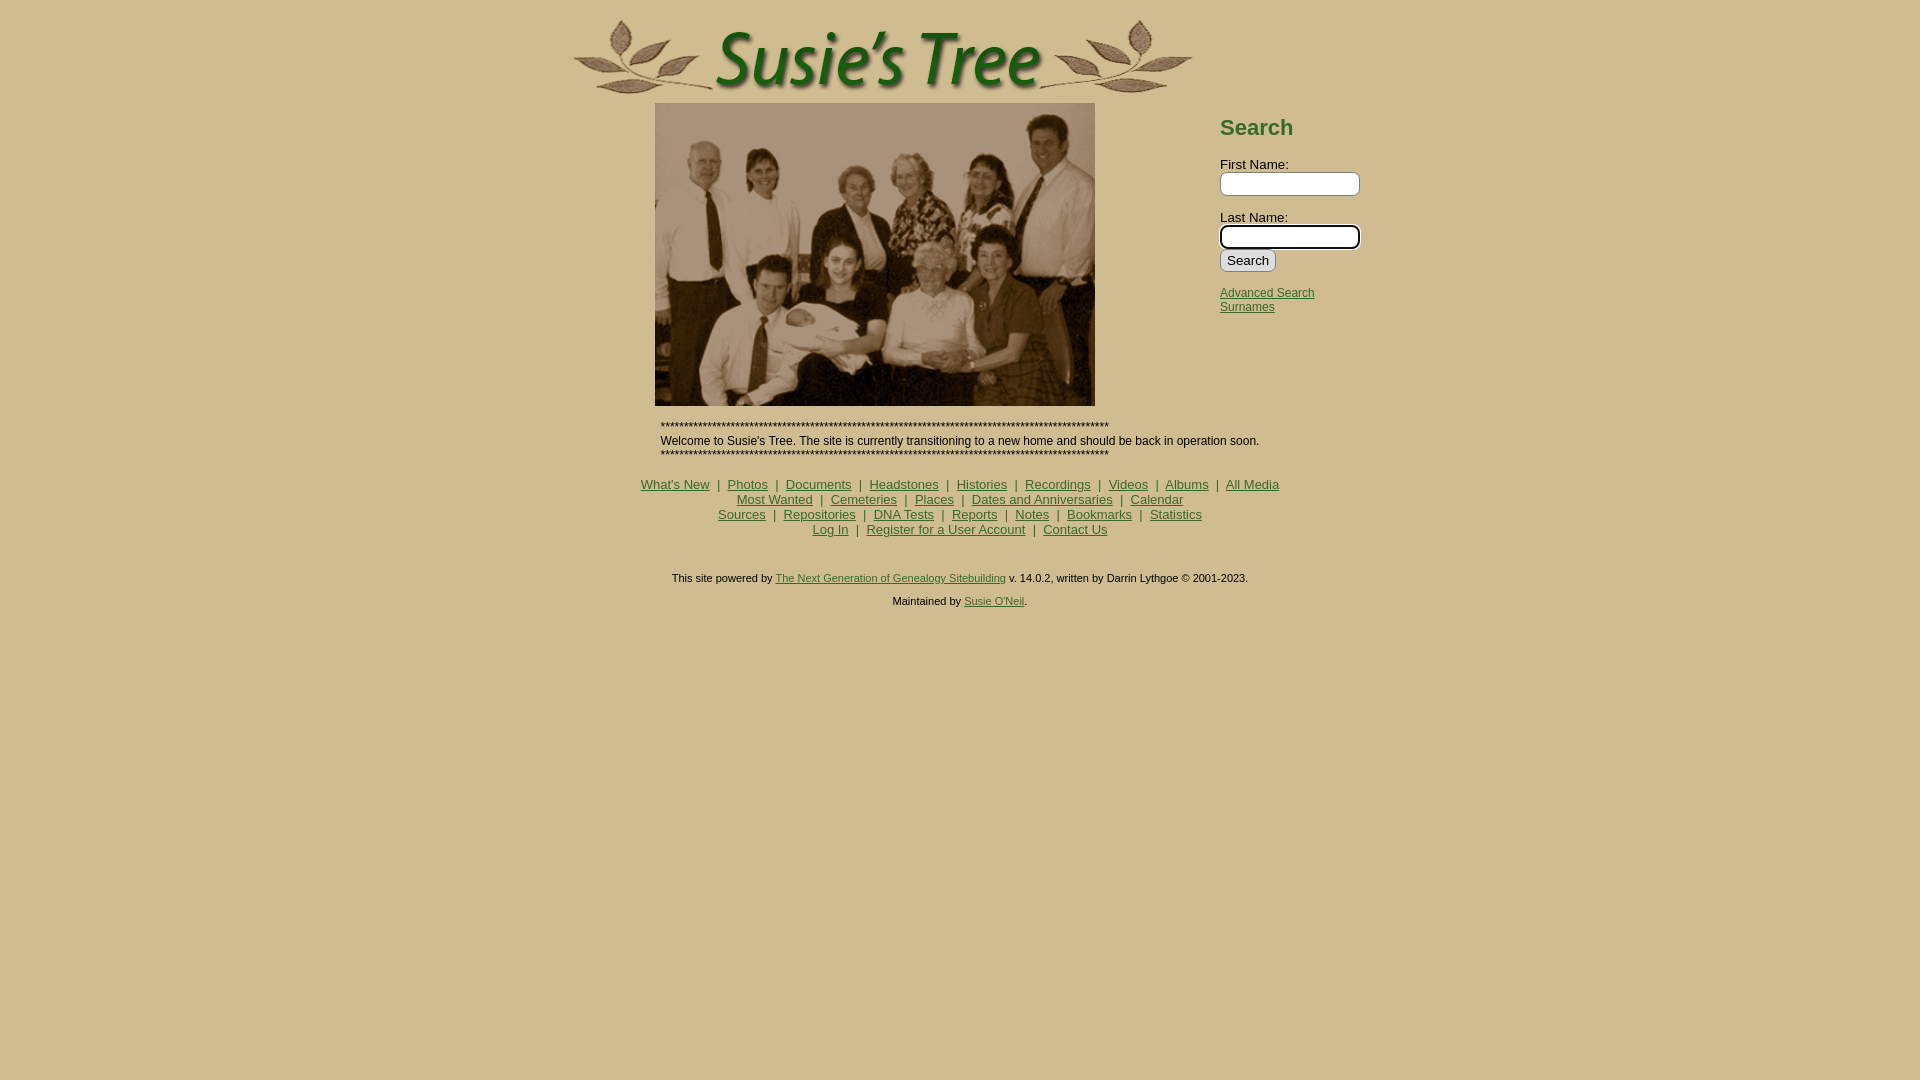 The height and width of the screenshot is (1080, 1920). I want to click on 'DNA Tests', so click(902, 513).